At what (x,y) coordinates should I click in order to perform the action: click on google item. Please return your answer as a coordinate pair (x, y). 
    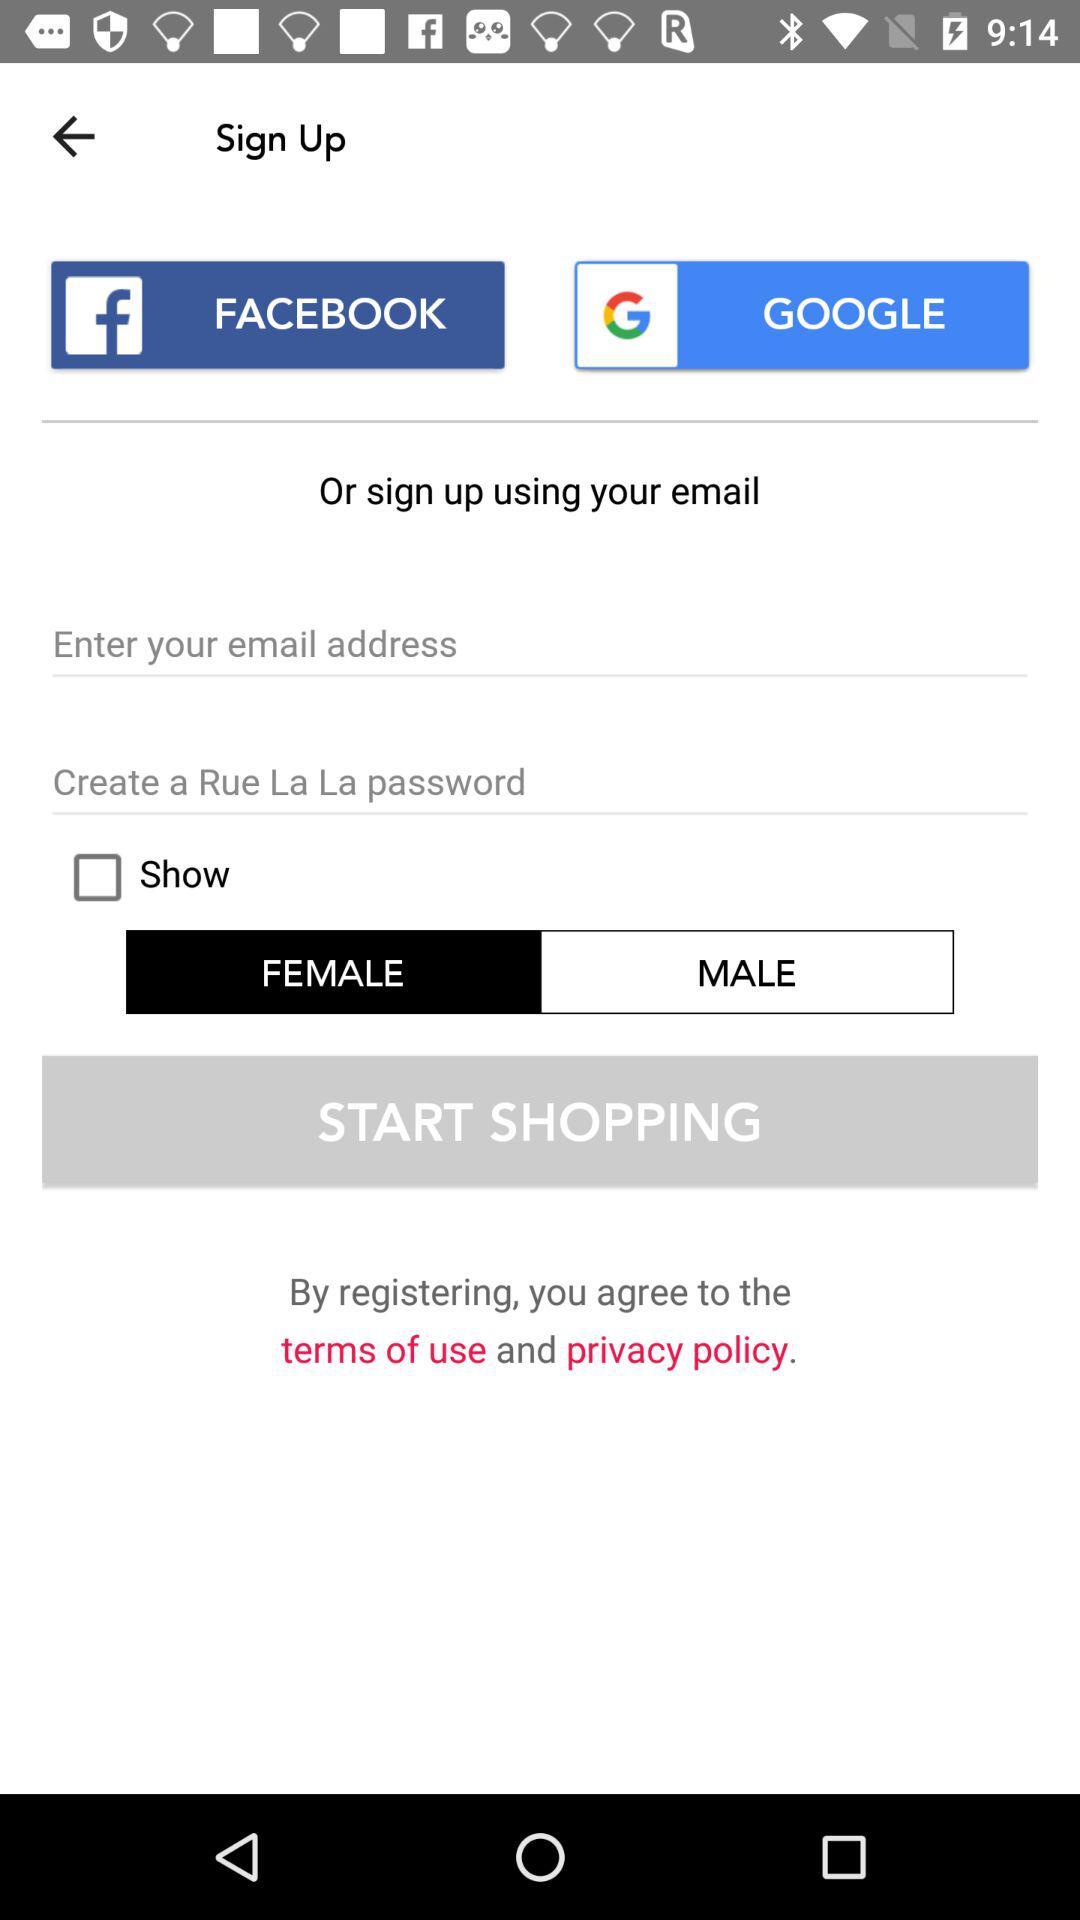
    Looking at the image, I should click on (800, 314).